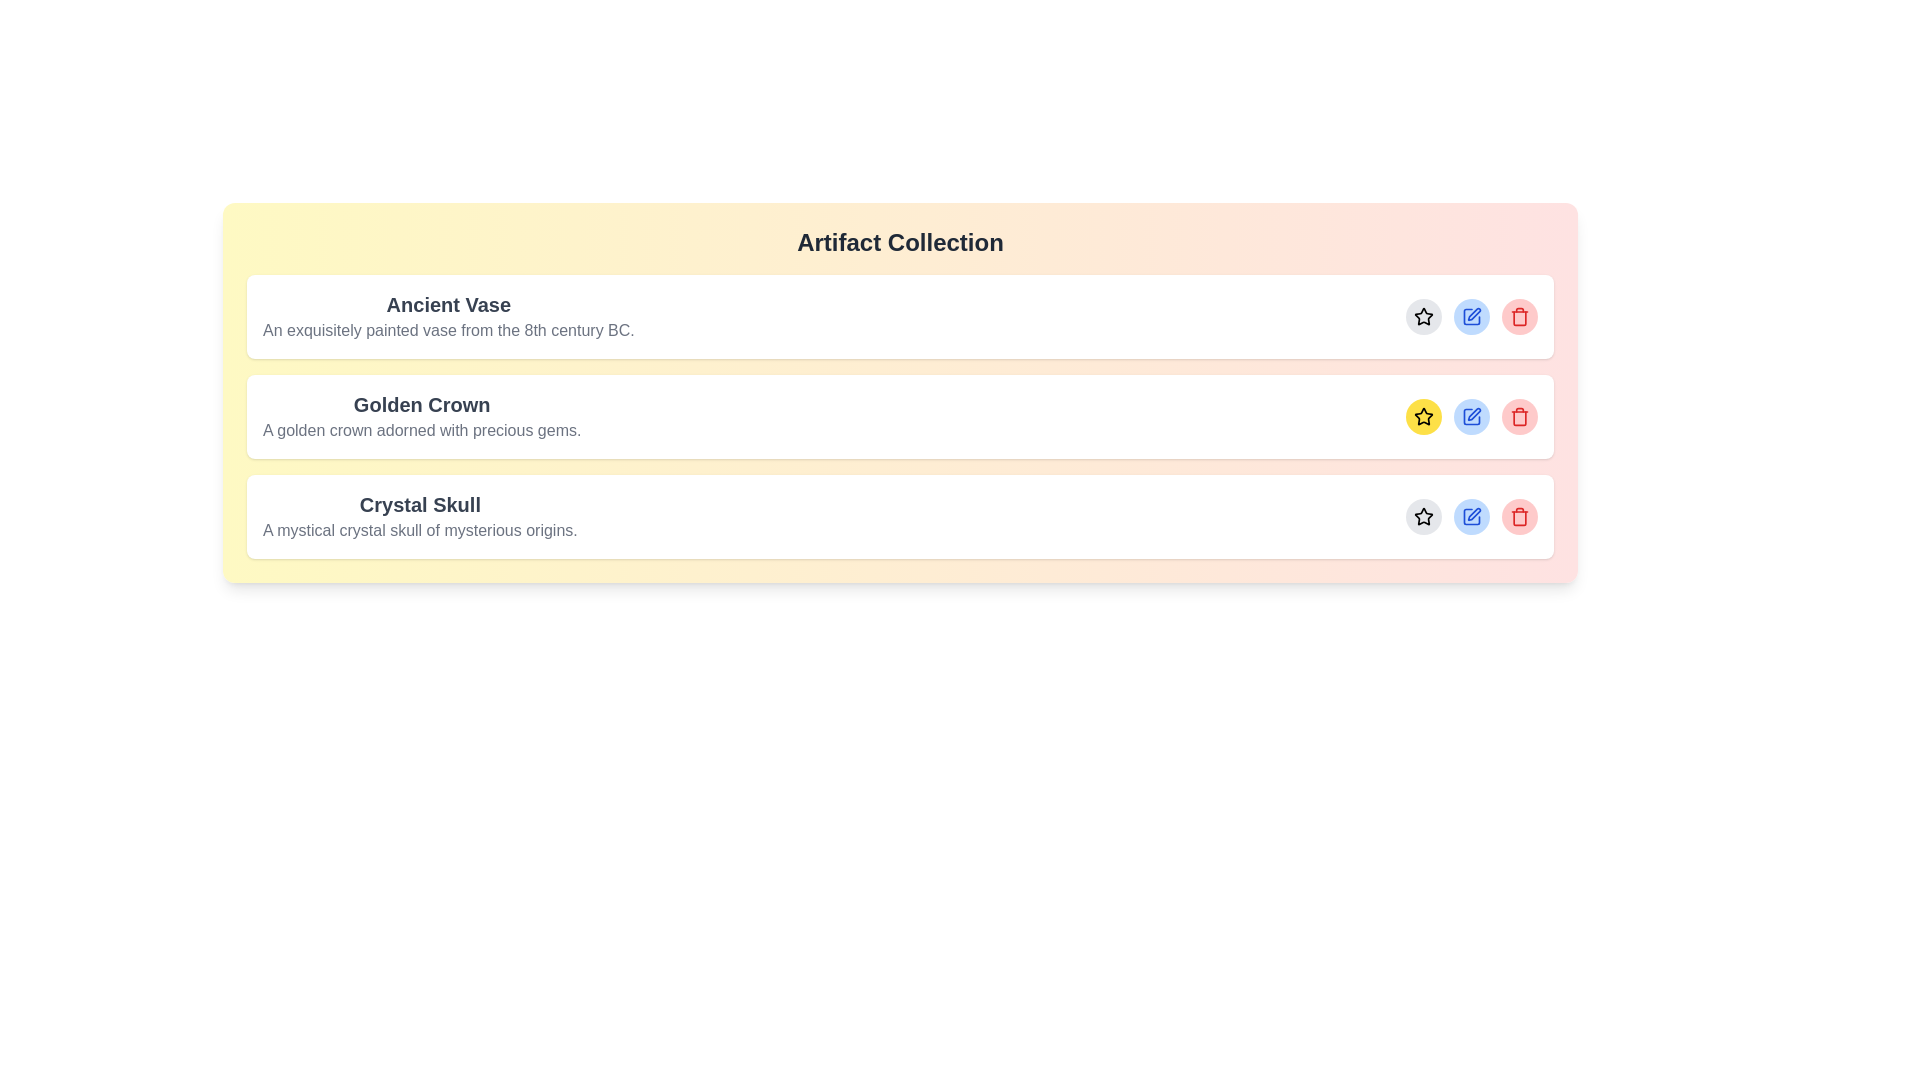 The image size is (1920, 1080). Describe the element at coordinates (1423, 315) in the screenshot. I see `the star button corresponding to the artifact named Ancient Vase to toggle its 'like' status` at that location.